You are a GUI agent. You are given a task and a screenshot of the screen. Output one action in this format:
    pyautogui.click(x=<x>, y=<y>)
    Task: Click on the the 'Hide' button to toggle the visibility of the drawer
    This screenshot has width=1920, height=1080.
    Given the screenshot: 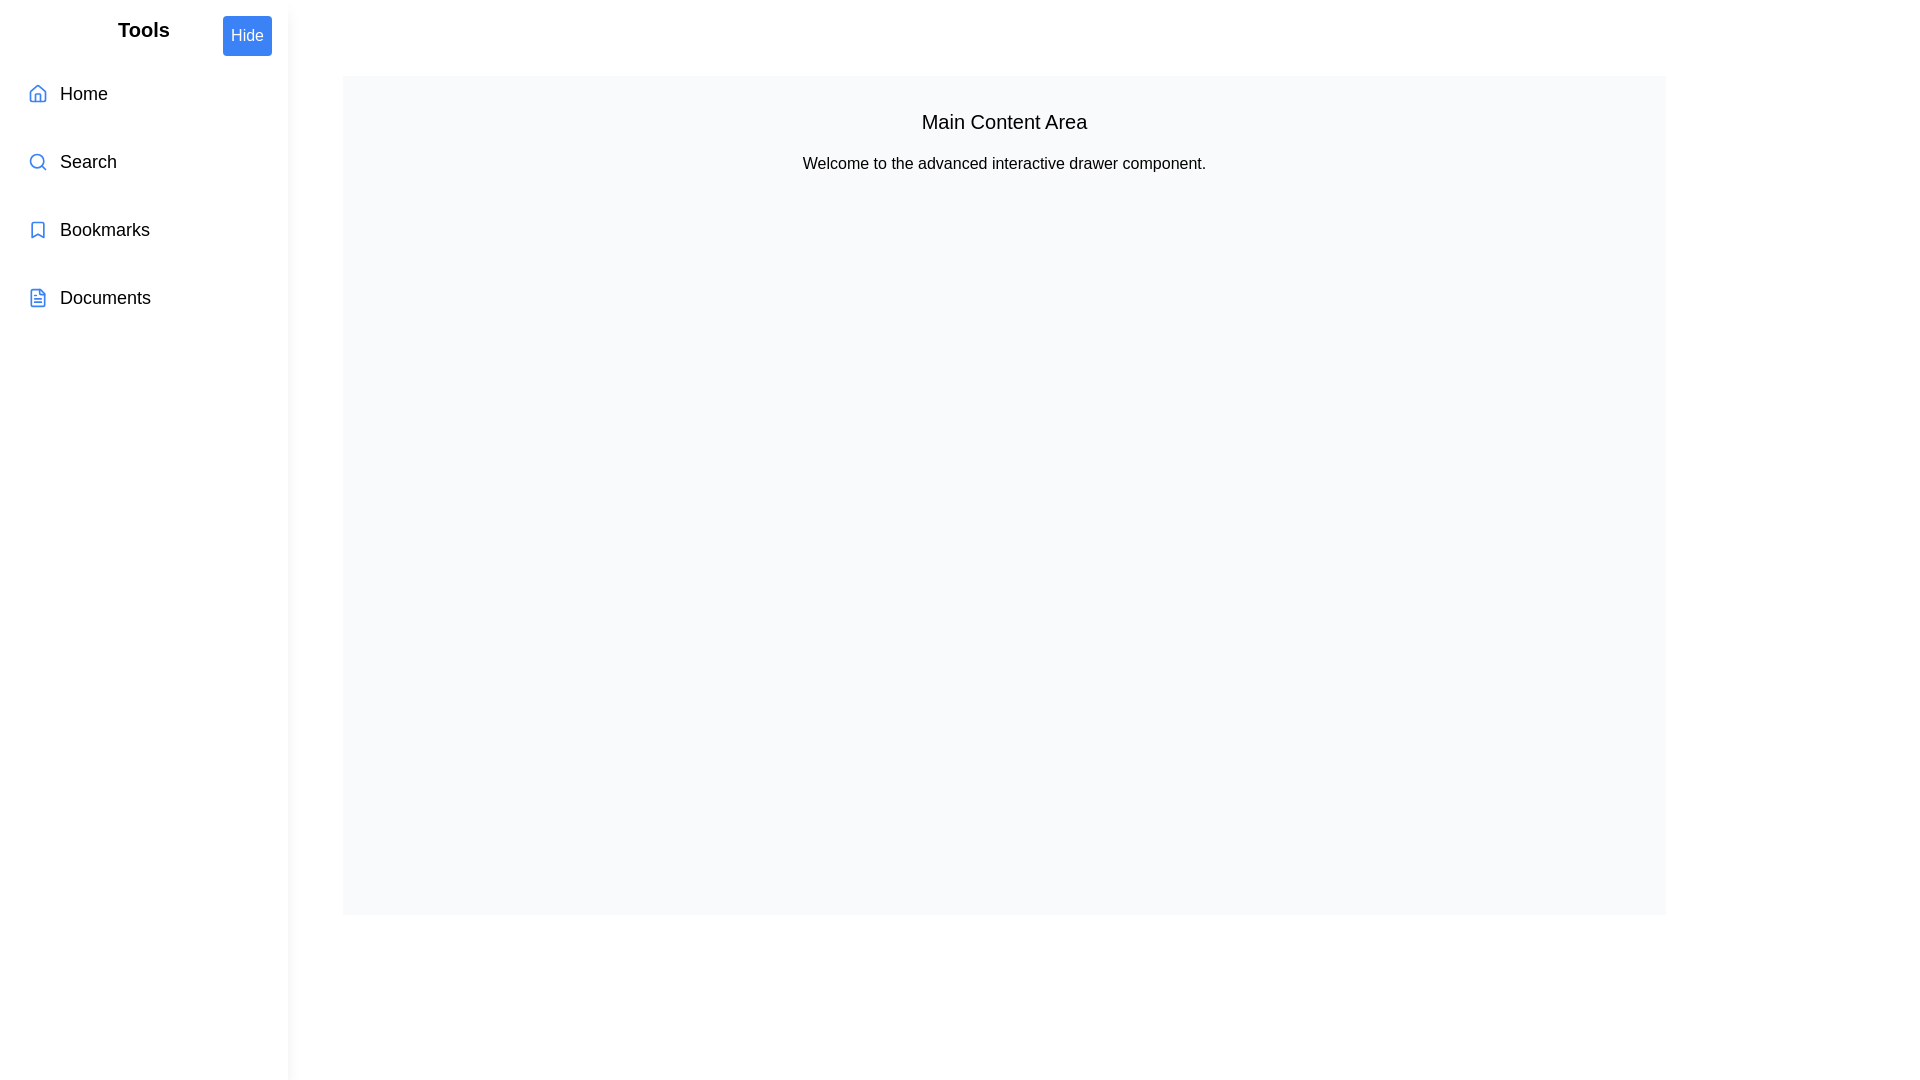 What is the action you would take?
    pyautogui.click(x=245, y=35)
    